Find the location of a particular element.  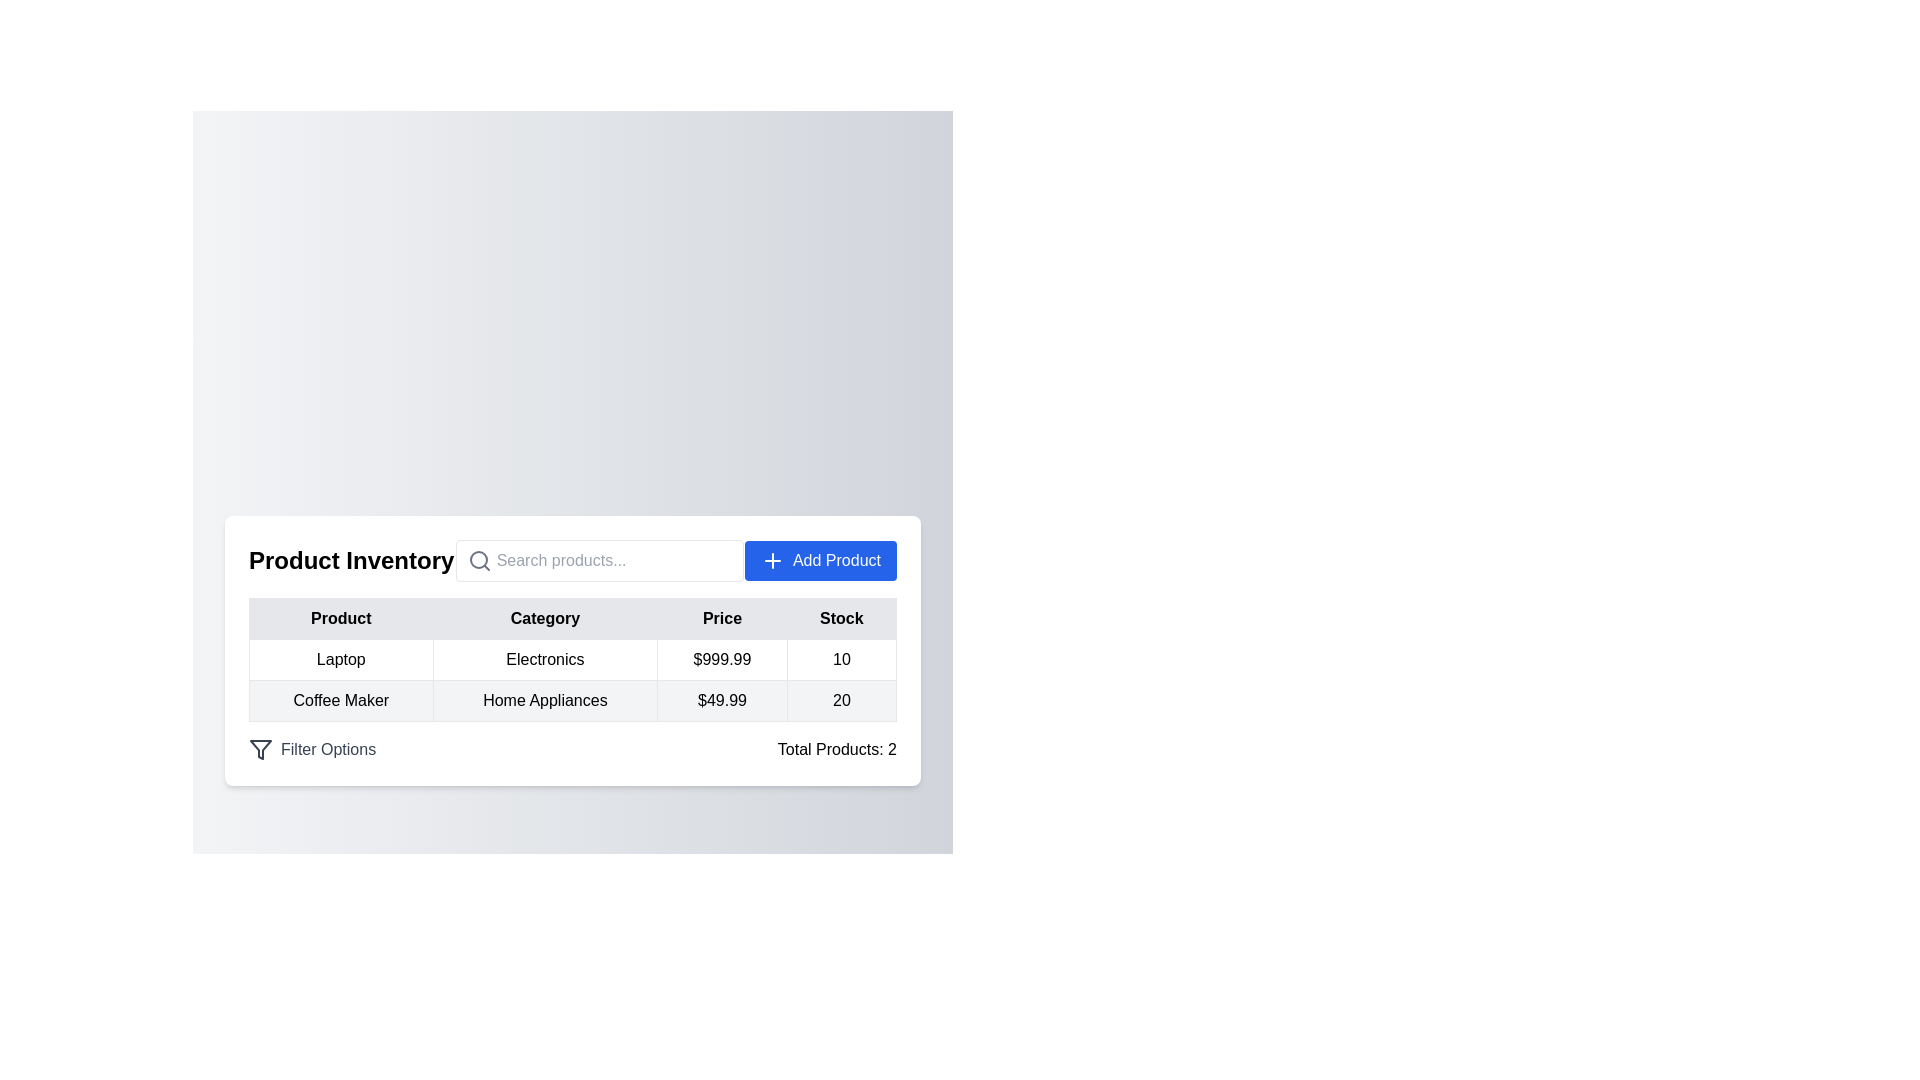

the 'Electronics' text label located in the 'Category' column of the table, which is styled with padding and a border is located at coordinates (545, 659).